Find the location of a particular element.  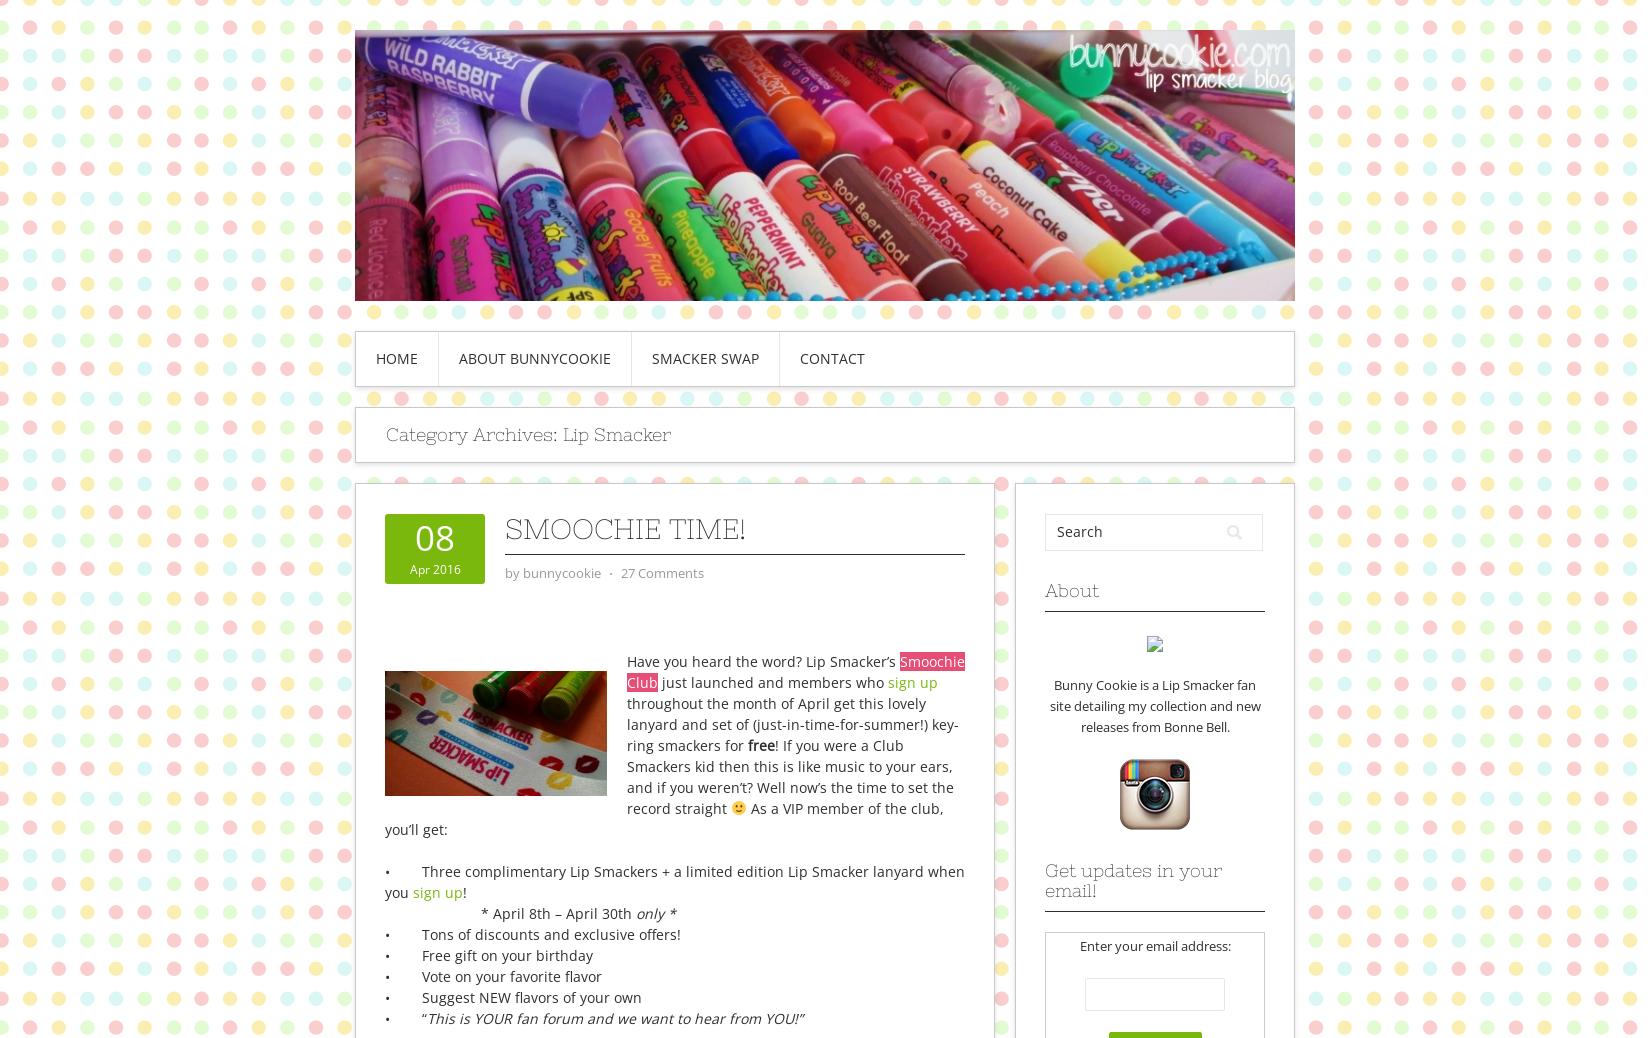

'by' is located at coordinates (512, 571).